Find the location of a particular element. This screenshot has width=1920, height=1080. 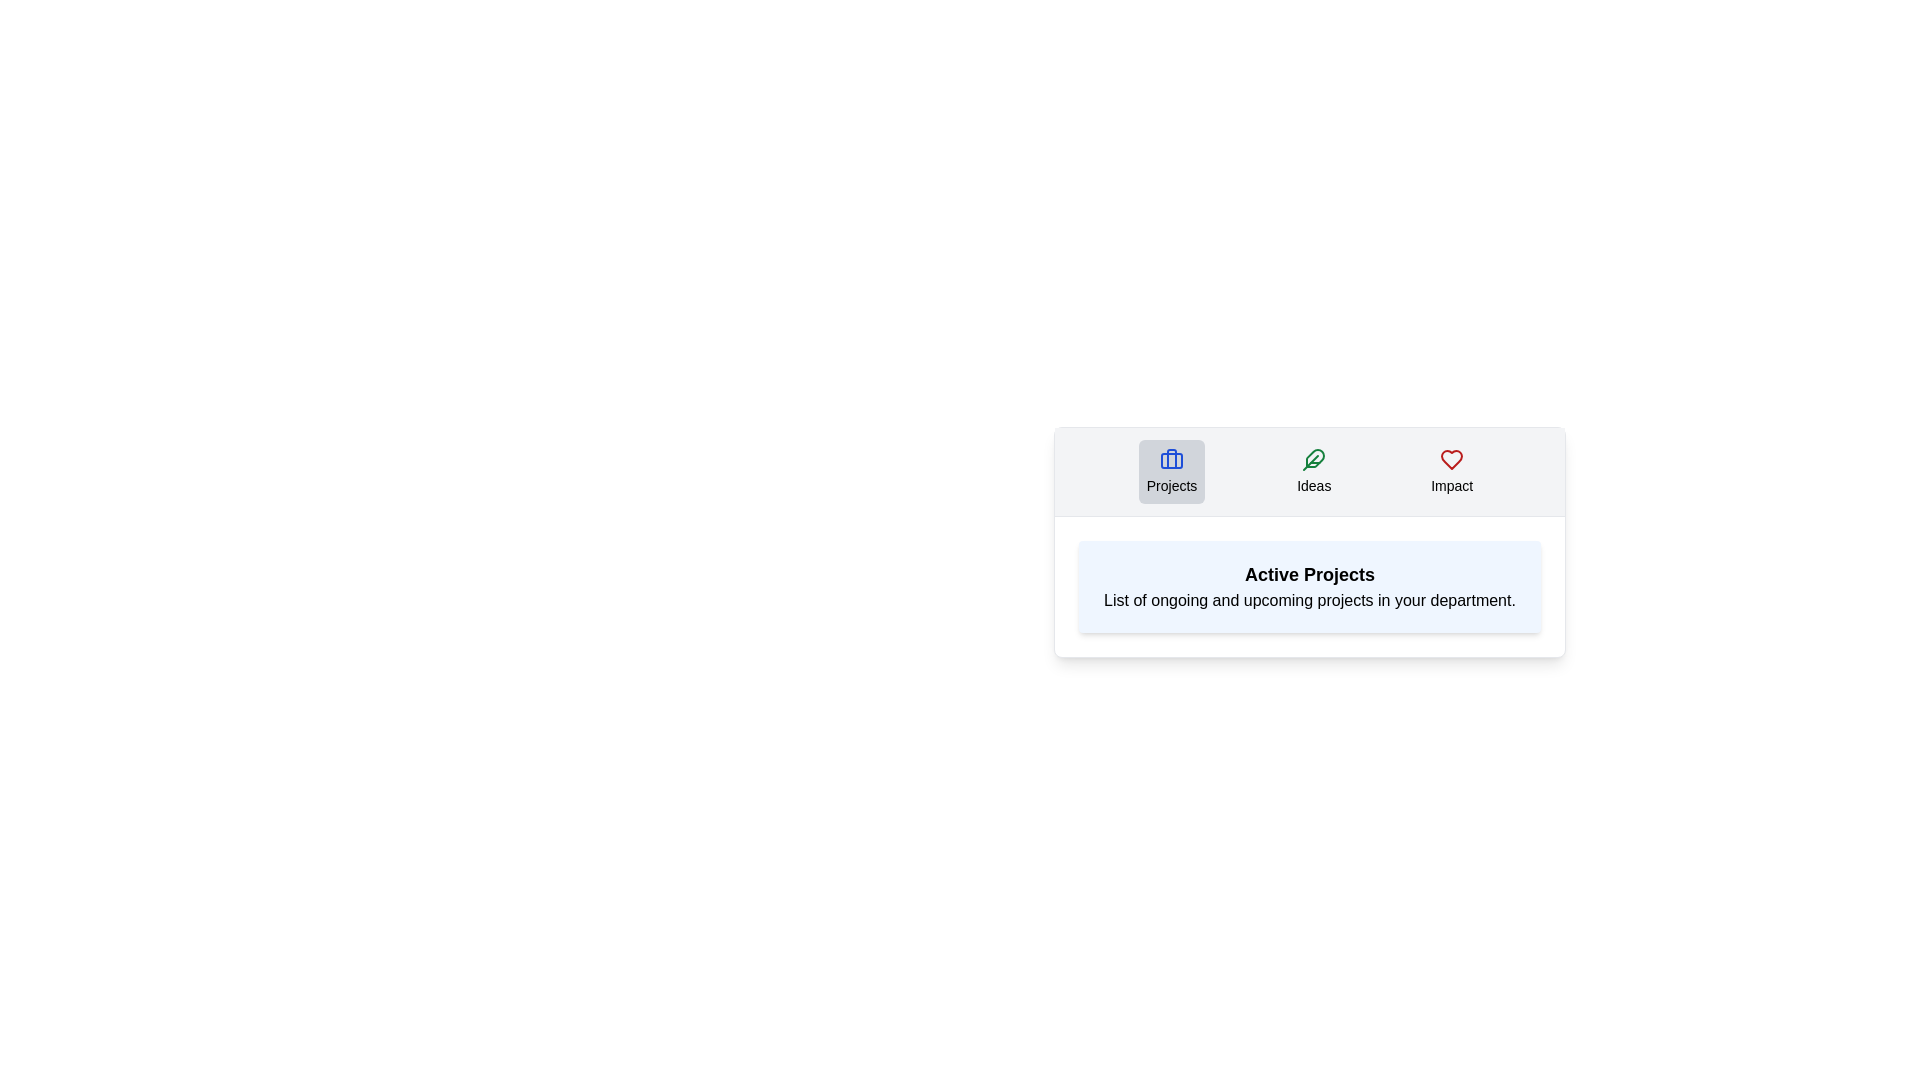

the Ideas tab by clicking on it is located at coordinates (1314, 471).